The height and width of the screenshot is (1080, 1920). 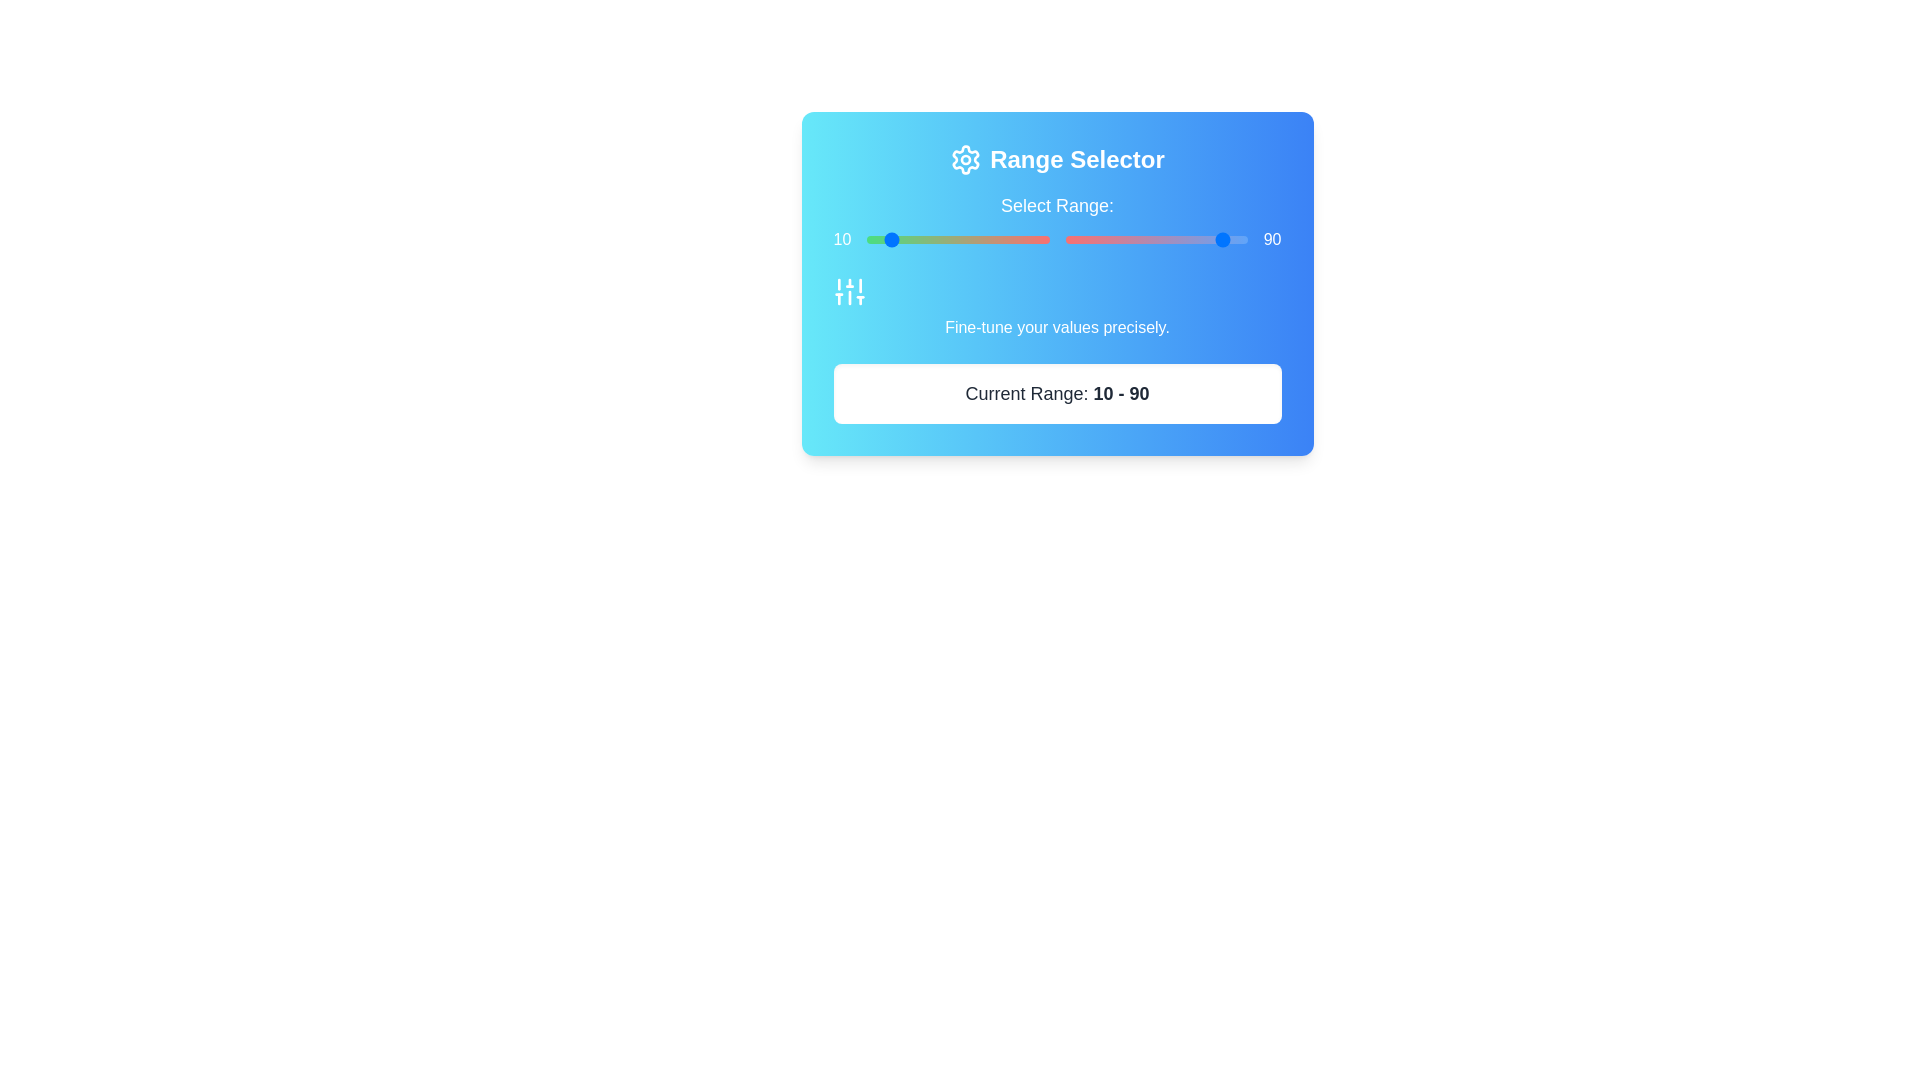 I want to click on the slider to set the value to 25, so click(x=962, y=238).